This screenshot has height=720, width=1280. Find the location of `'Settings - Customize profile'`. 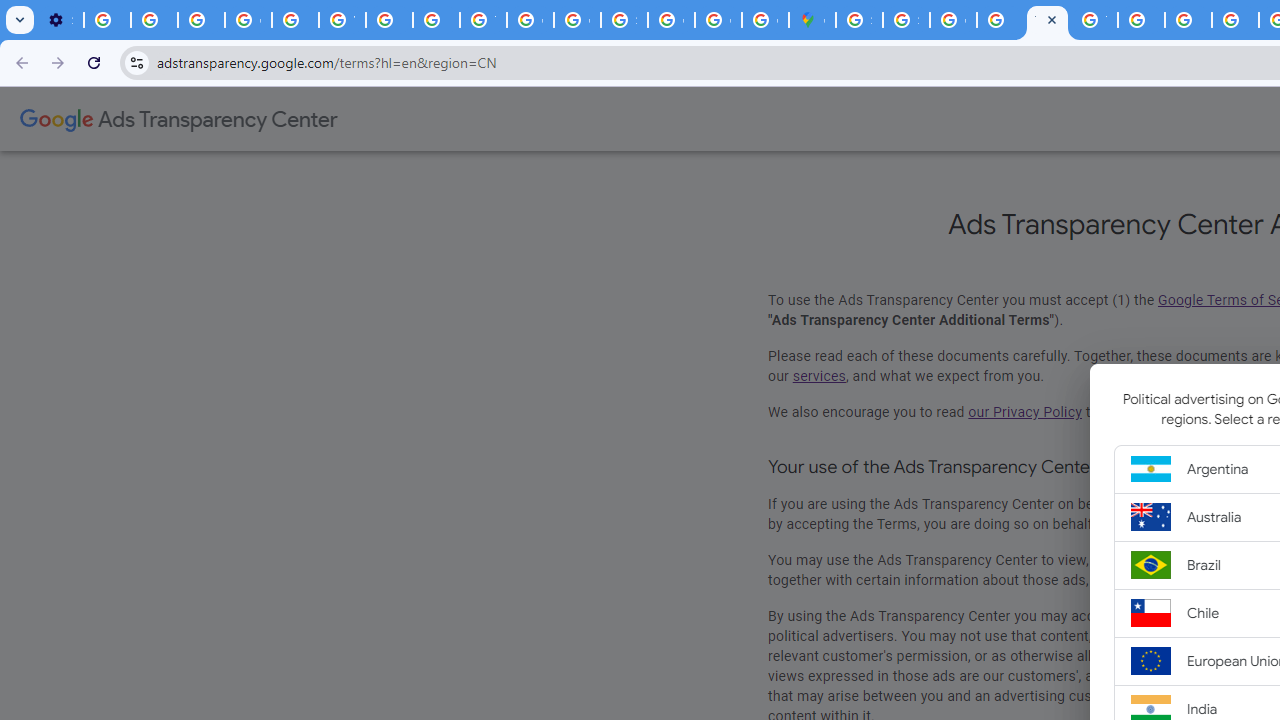

'Settings - Customize profile' is located at coordinates (60, 20).